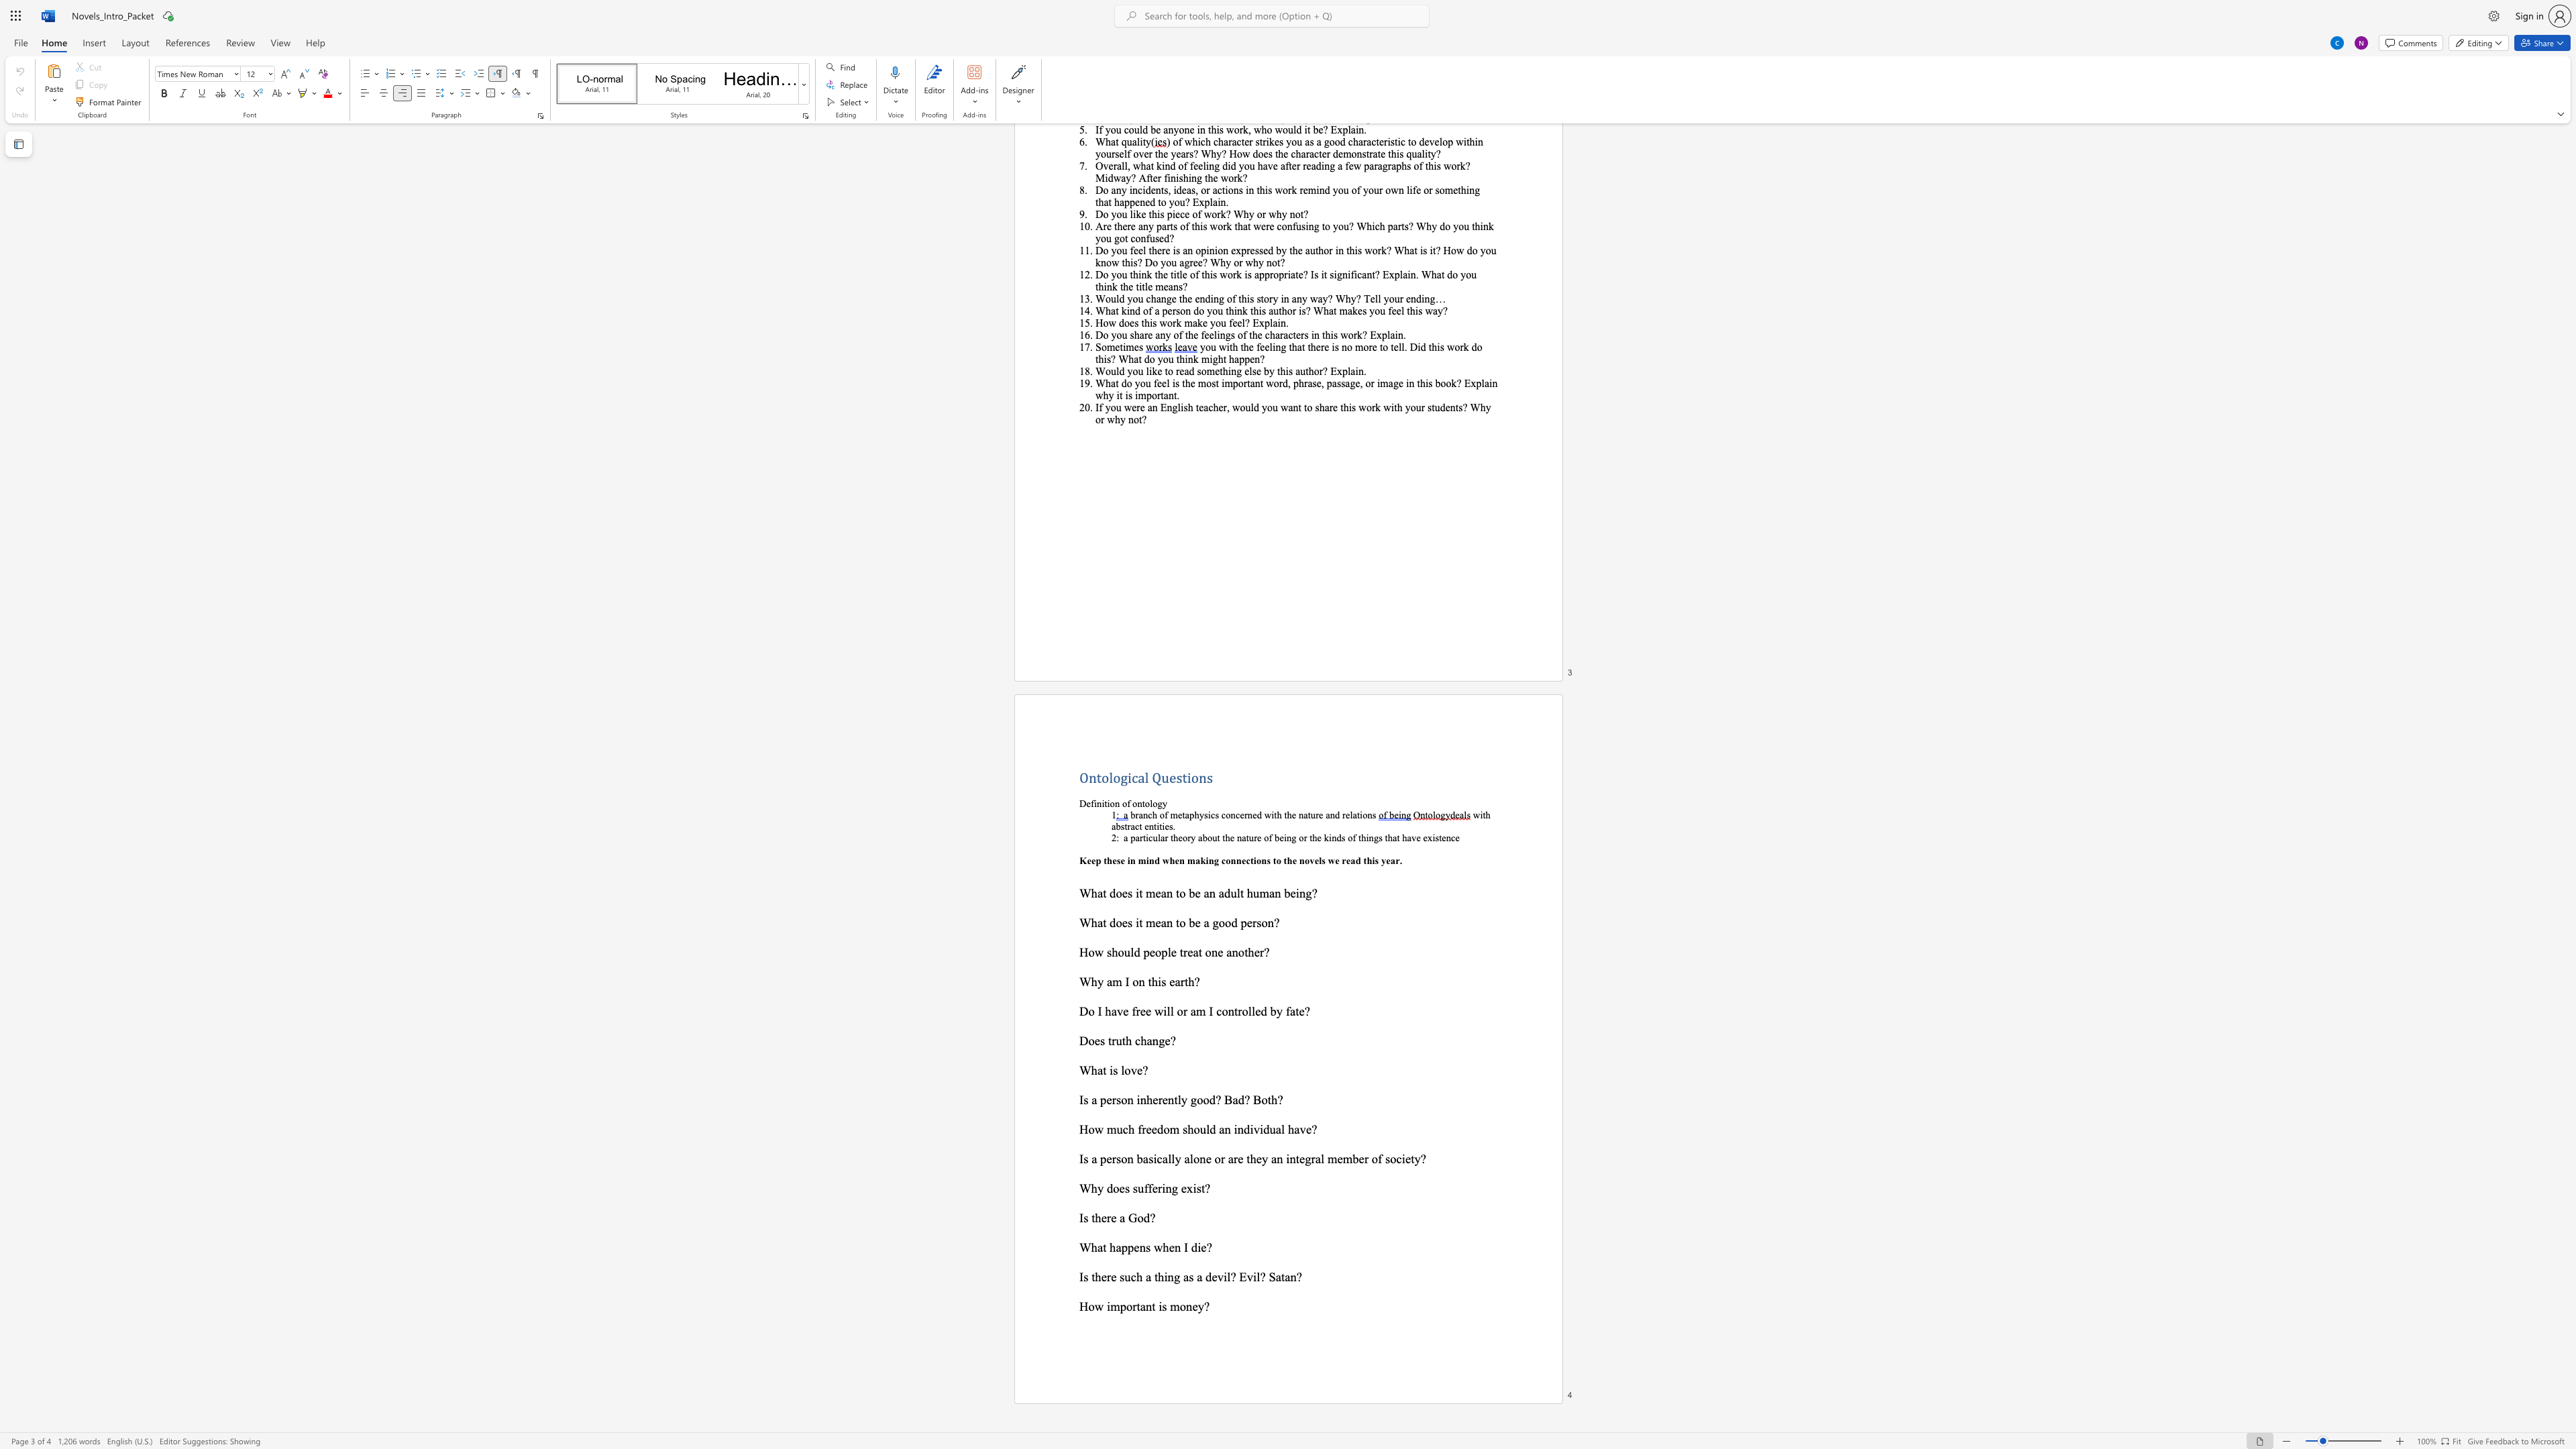 Image resolution: width=2576 pixels, height=1449 pixels. Describe the element at coordinates (1263, 1129) in the screenshot. I see `the subset text "dual" within the text "How much freedom should an individual have?"` at that location.